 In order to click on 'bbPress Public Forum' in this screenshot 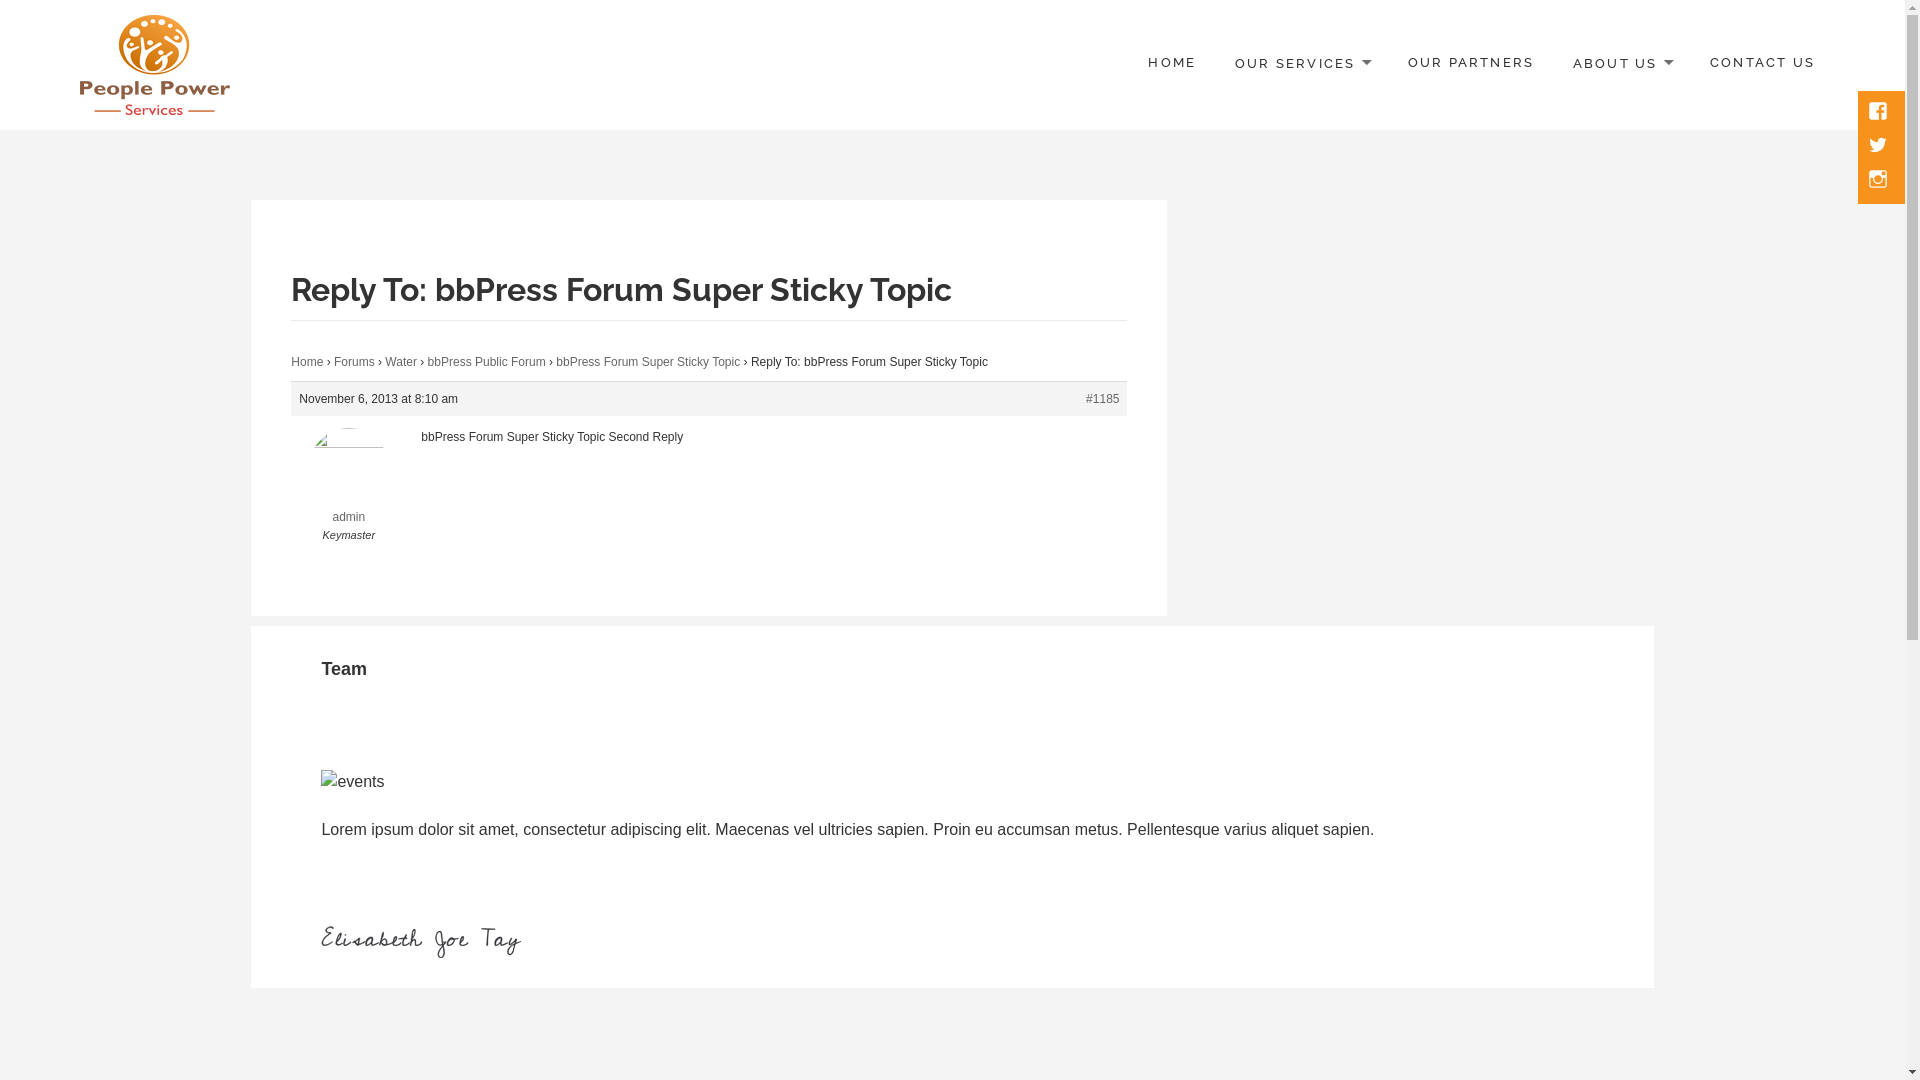, I will do `click(486, 362)`.